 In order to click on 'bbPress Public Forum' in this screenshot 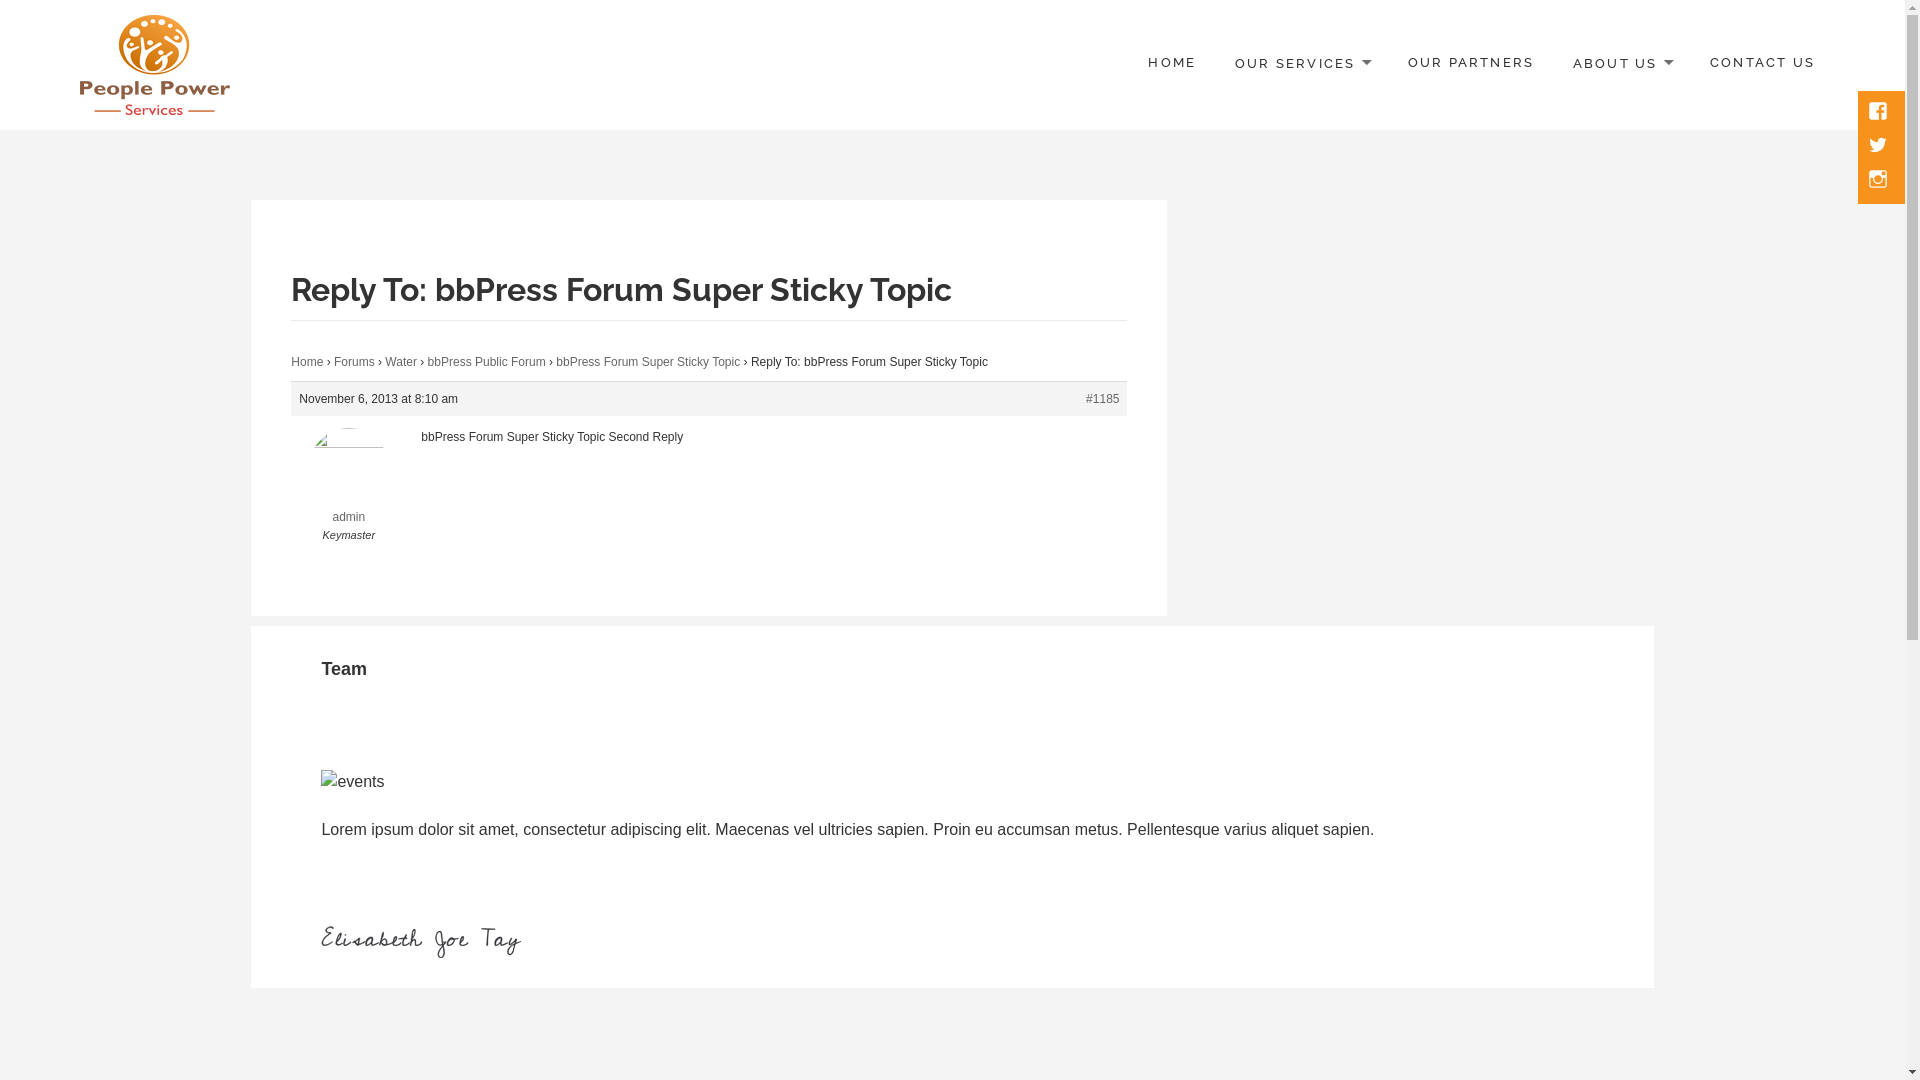, I will do `click(486, 362)`.